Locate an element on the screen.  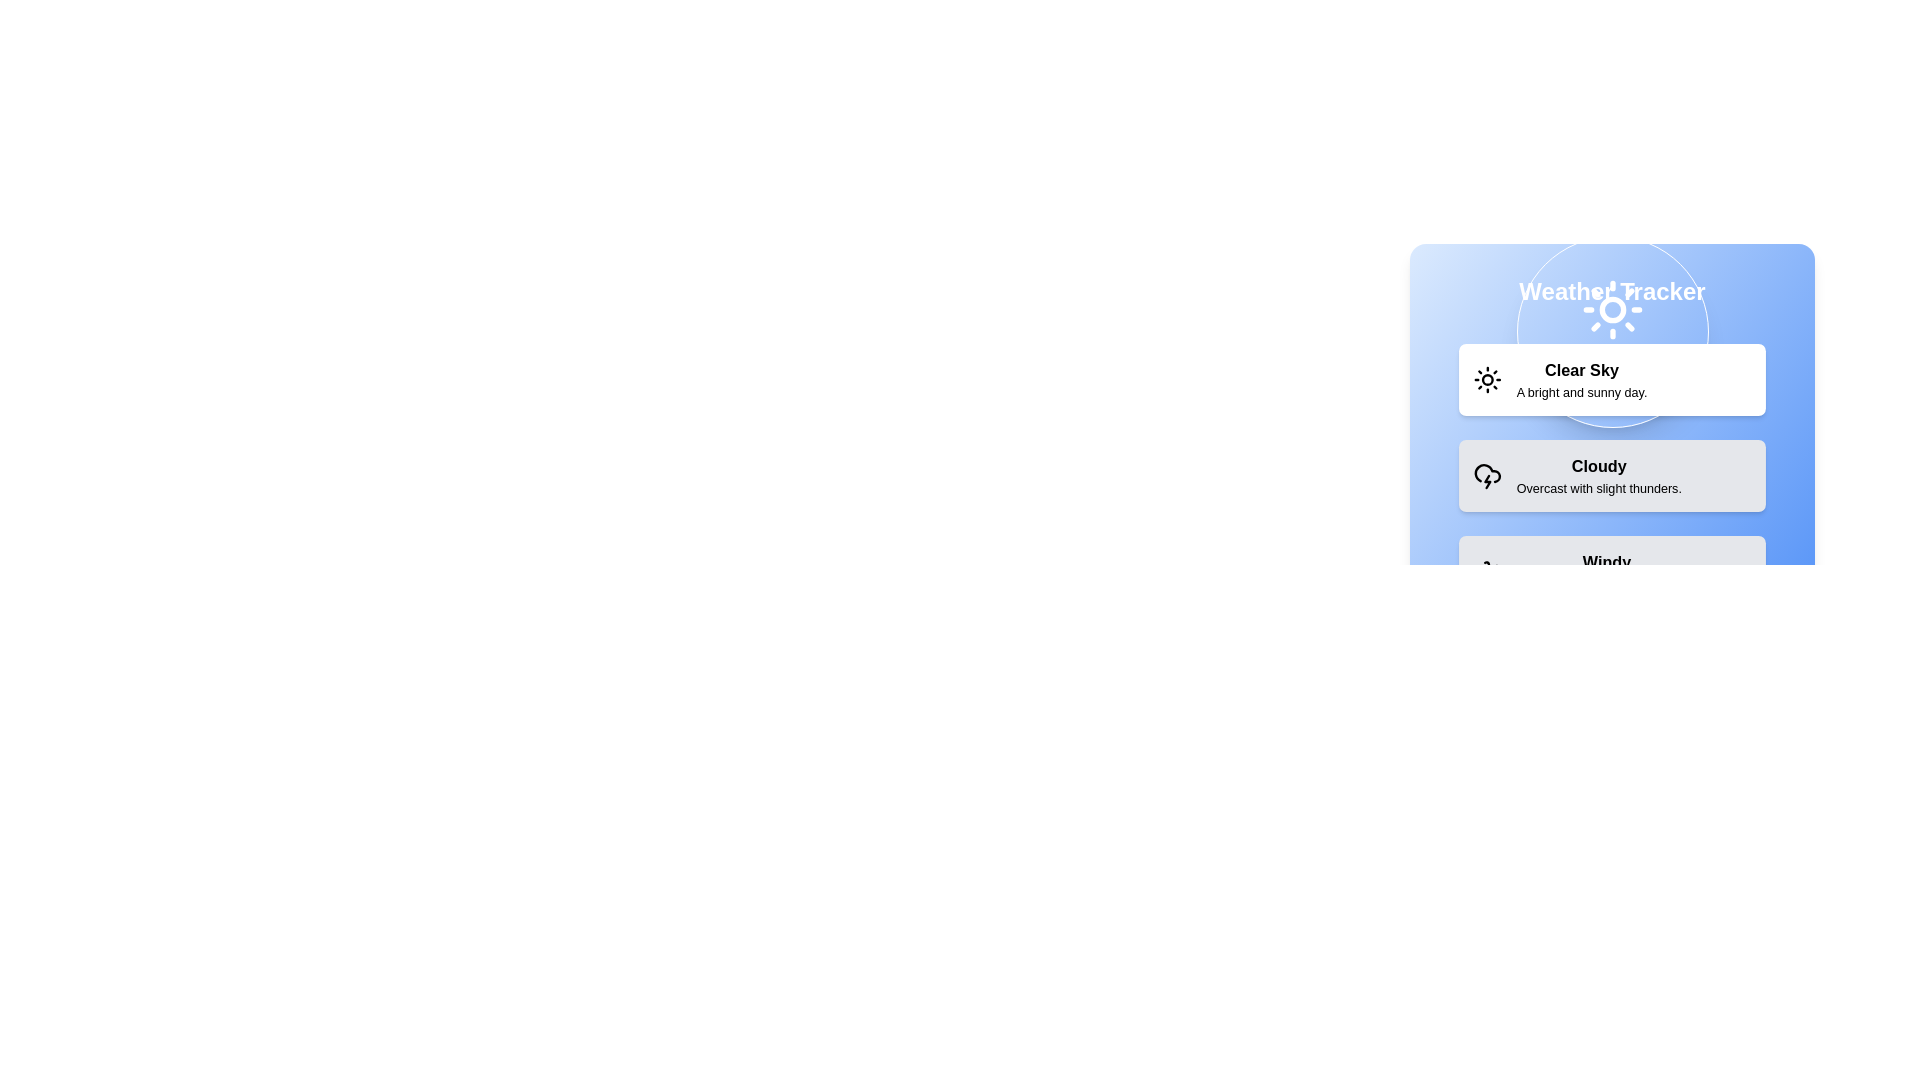
the sun icon located within the 'Clear Sky' card, which symbolizes clear weather, positioned to the left of the card's text content is located at coordinates (1487, 380).